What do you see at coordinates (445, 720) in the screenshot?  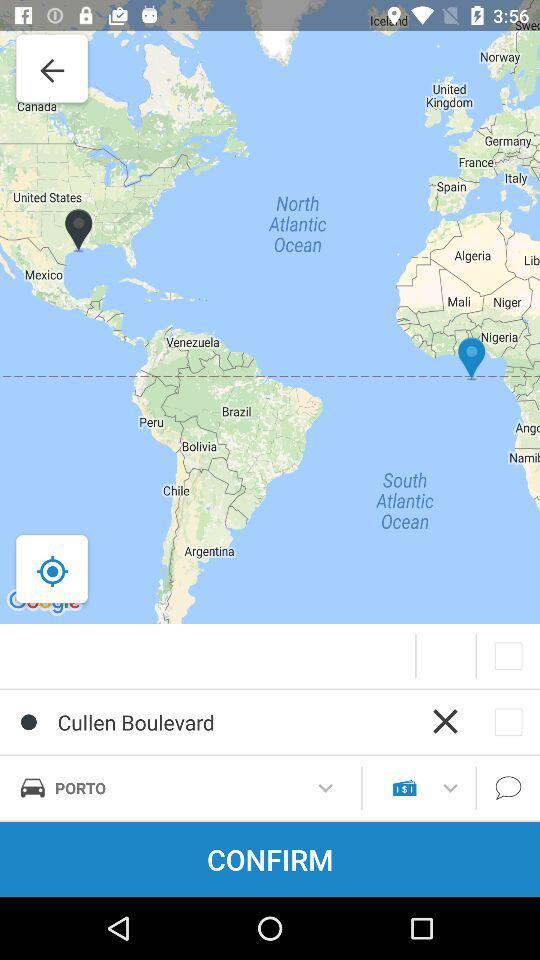 I see `the cross sign right to cullen boulevard` at bounding box center [445, 720].